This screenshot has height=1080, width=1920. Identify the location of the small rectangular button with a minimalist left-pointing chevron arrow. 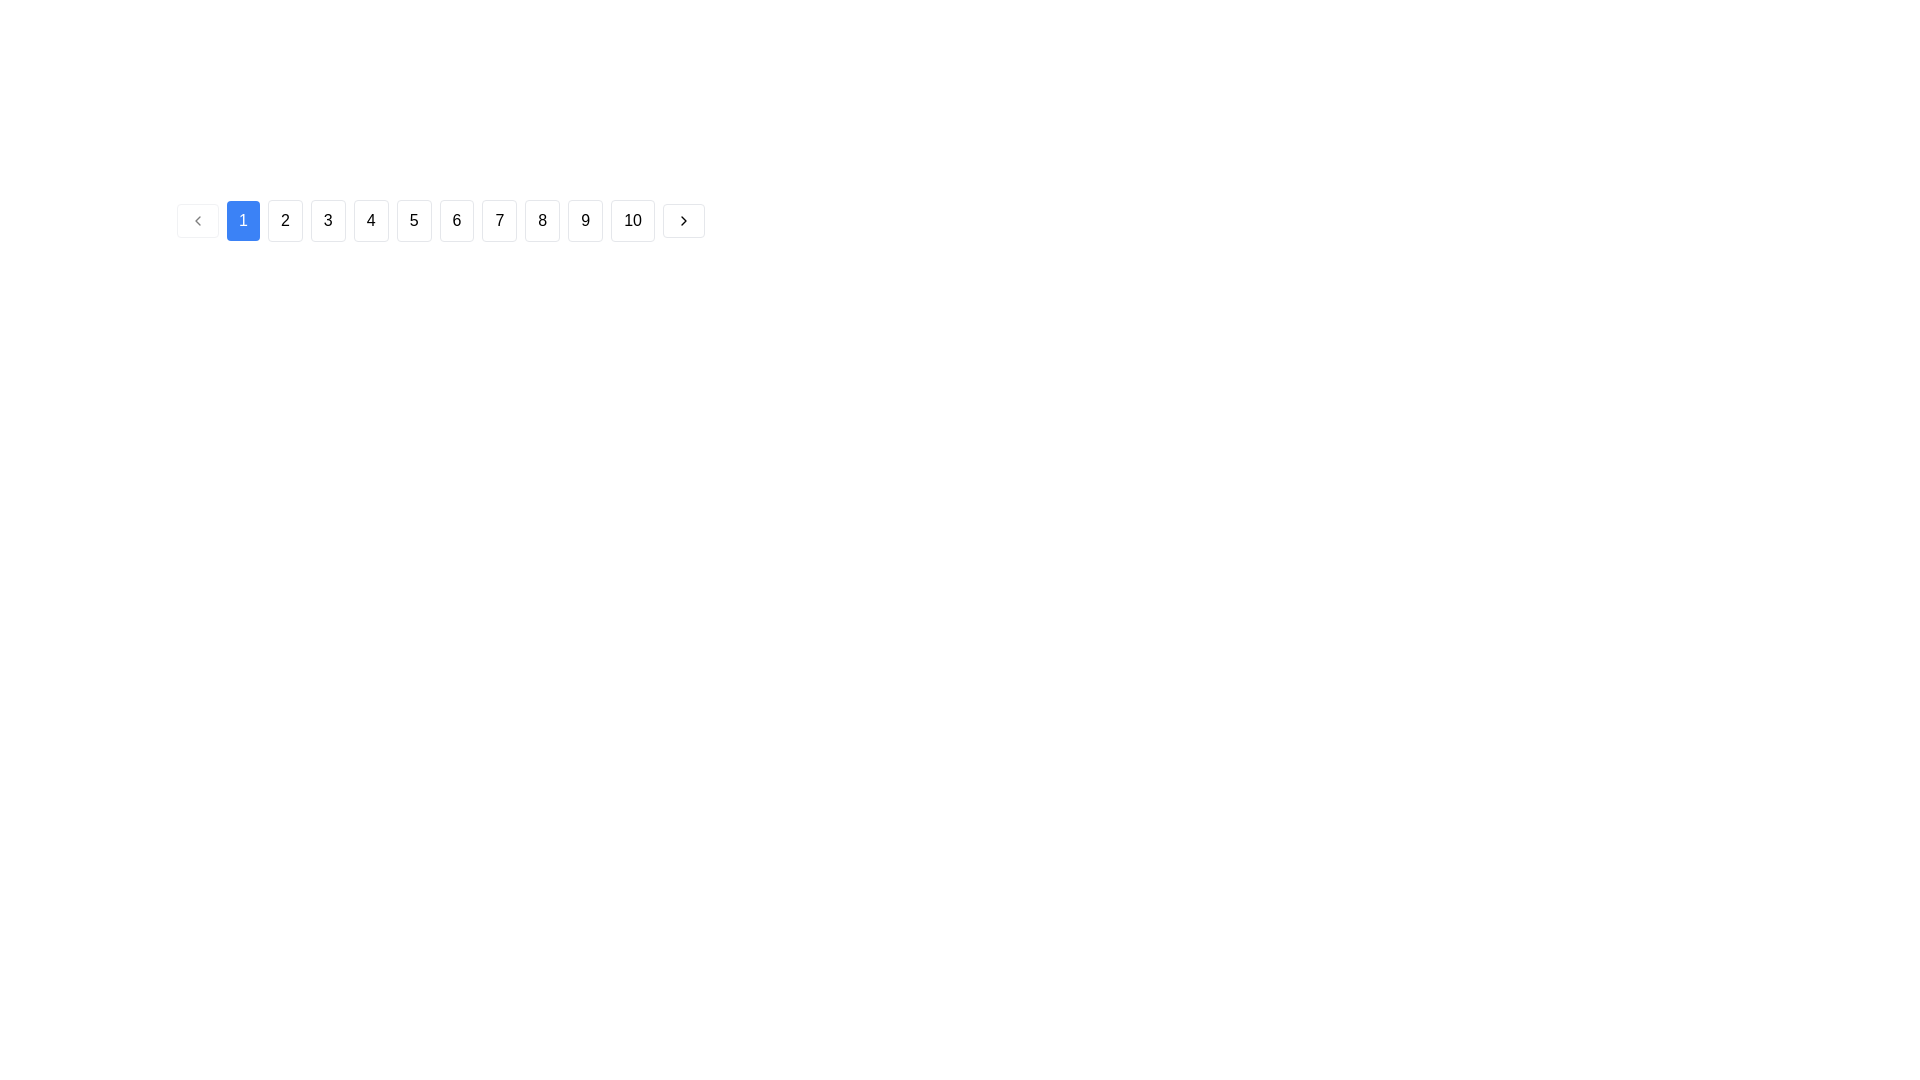
(197, 220).